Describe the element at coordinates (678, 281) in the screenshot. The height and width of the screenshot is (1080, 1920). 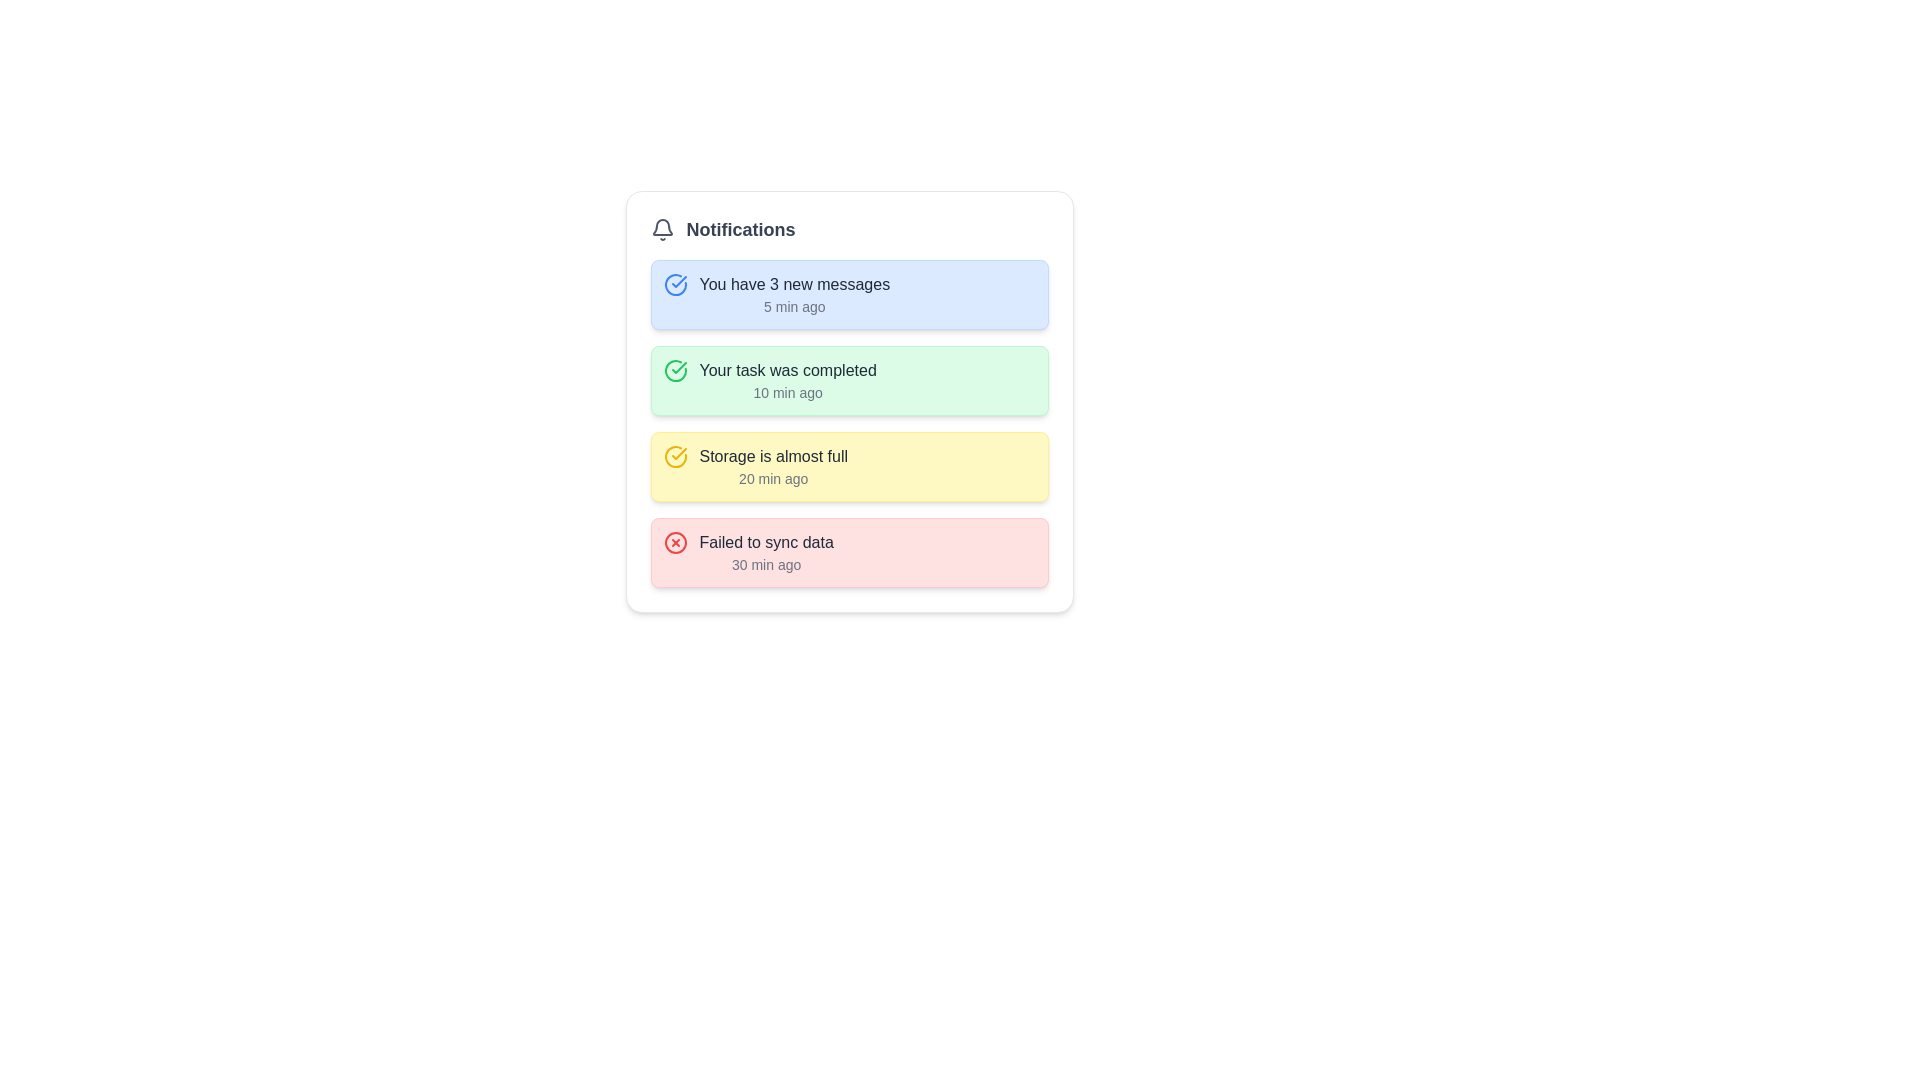
I see `the state represented by the checkmark inside the circular icon located next to the second notification message text 'Your task was completed.'` at that location.